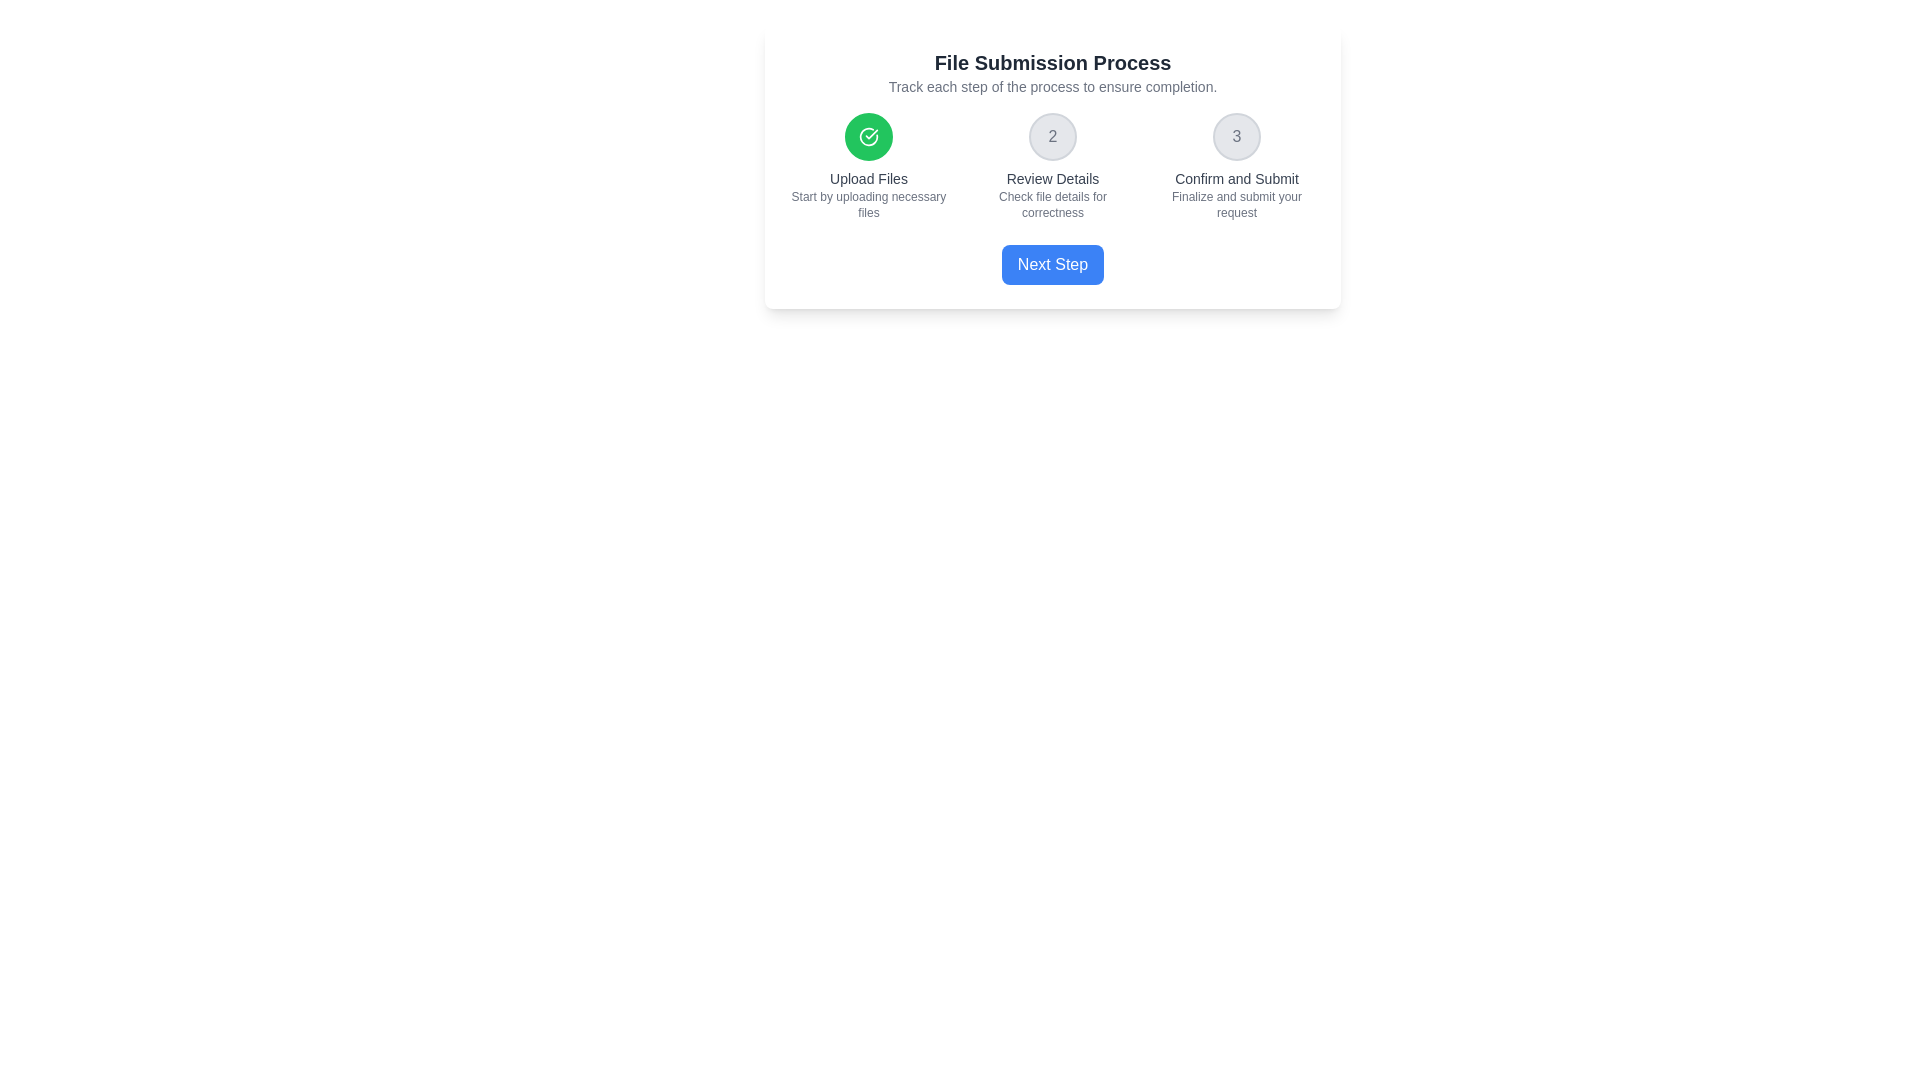  What do you see at coordinates (1236, 204) in the screenshot?
I see `the Label/Text Description element that reads 'Finalize and submit your request', which is styled with a small font and gray color, located under the 'Confirm and Submit' header in the step-by-step process interface` at bounding box center [1236, 204].